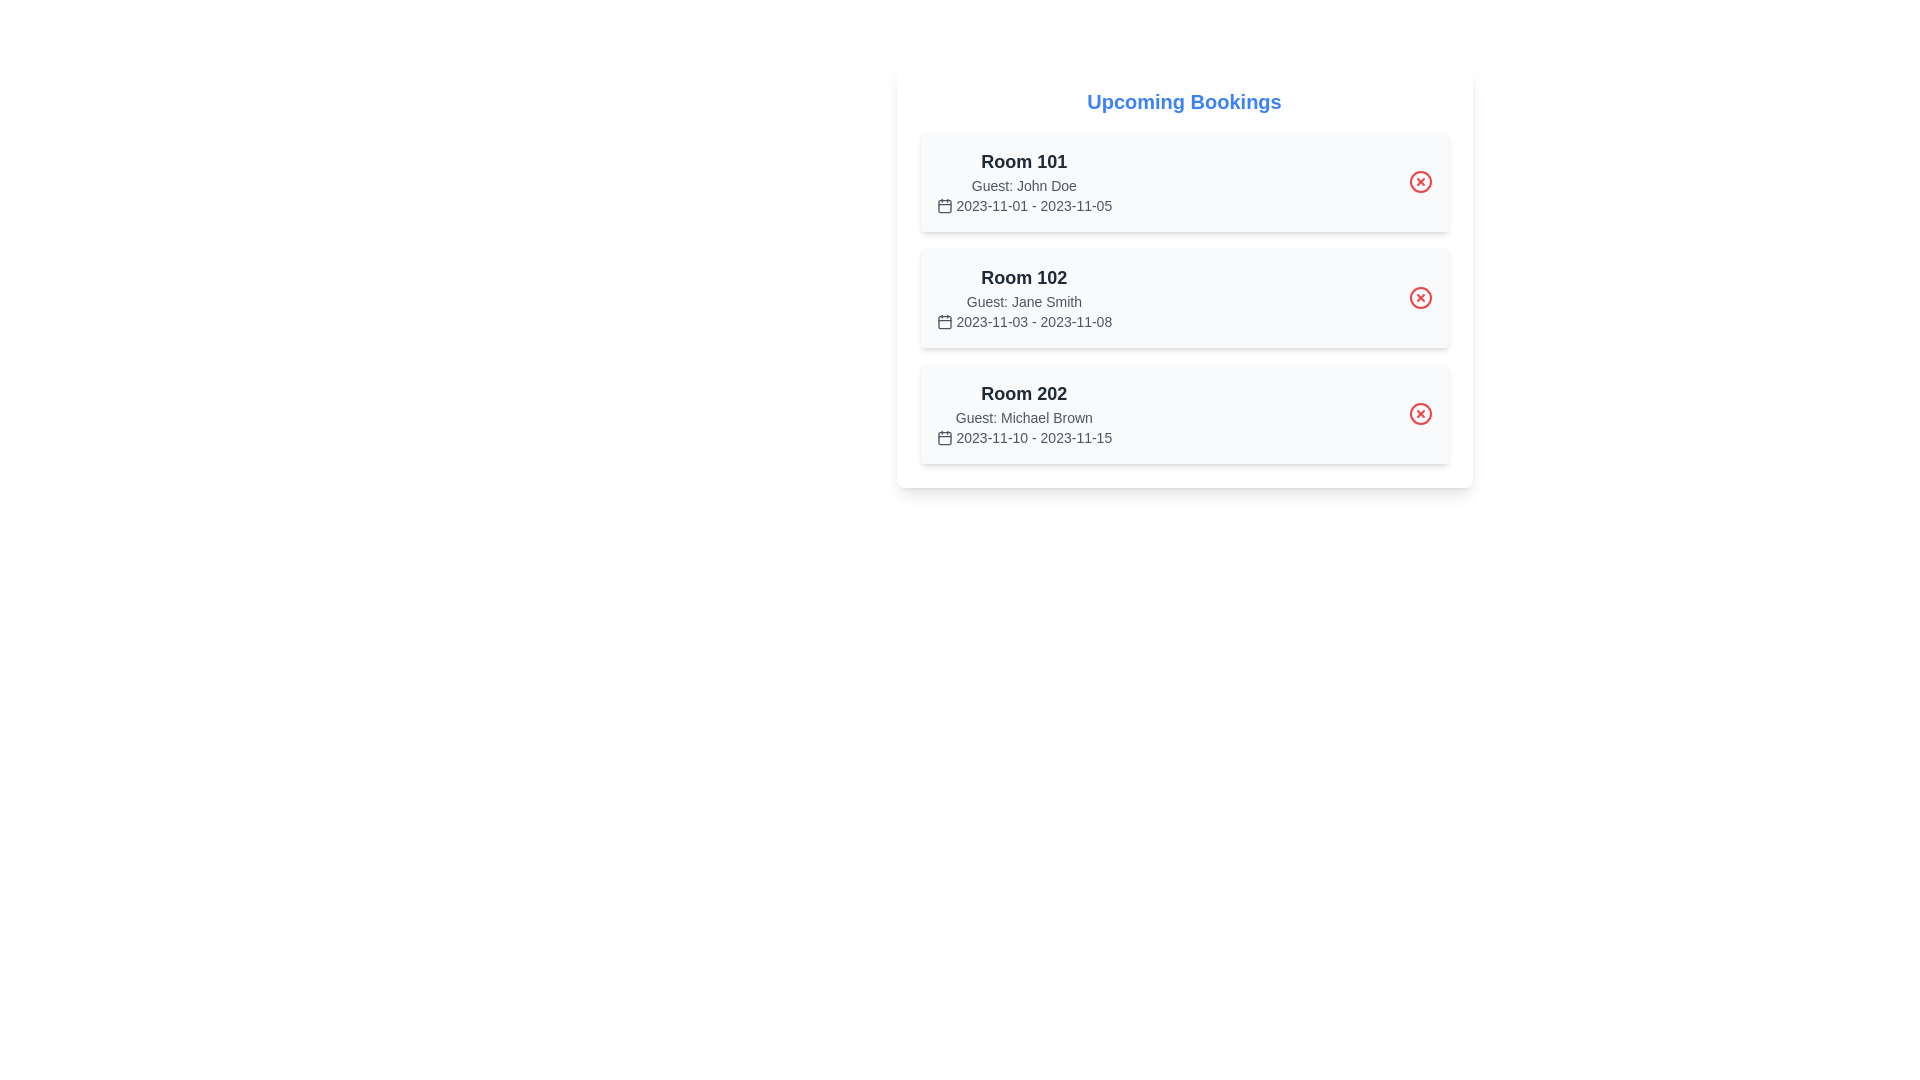 Image resolution: width=1920 pixels, height=1080 pixels. Describe the element at coordinates (1184, 101) in the screenshot. I see `the bold, blue-colored text element labeled 'Upcoming Bookings' located at the top of the card-like section` at that location.